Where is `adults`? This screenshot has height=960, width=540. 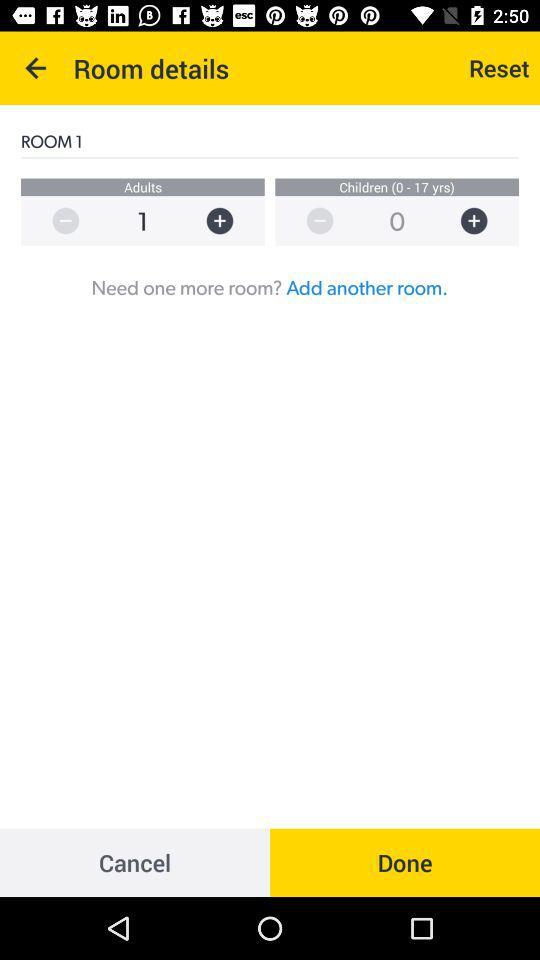
adults is located at coordinates (228, 221).